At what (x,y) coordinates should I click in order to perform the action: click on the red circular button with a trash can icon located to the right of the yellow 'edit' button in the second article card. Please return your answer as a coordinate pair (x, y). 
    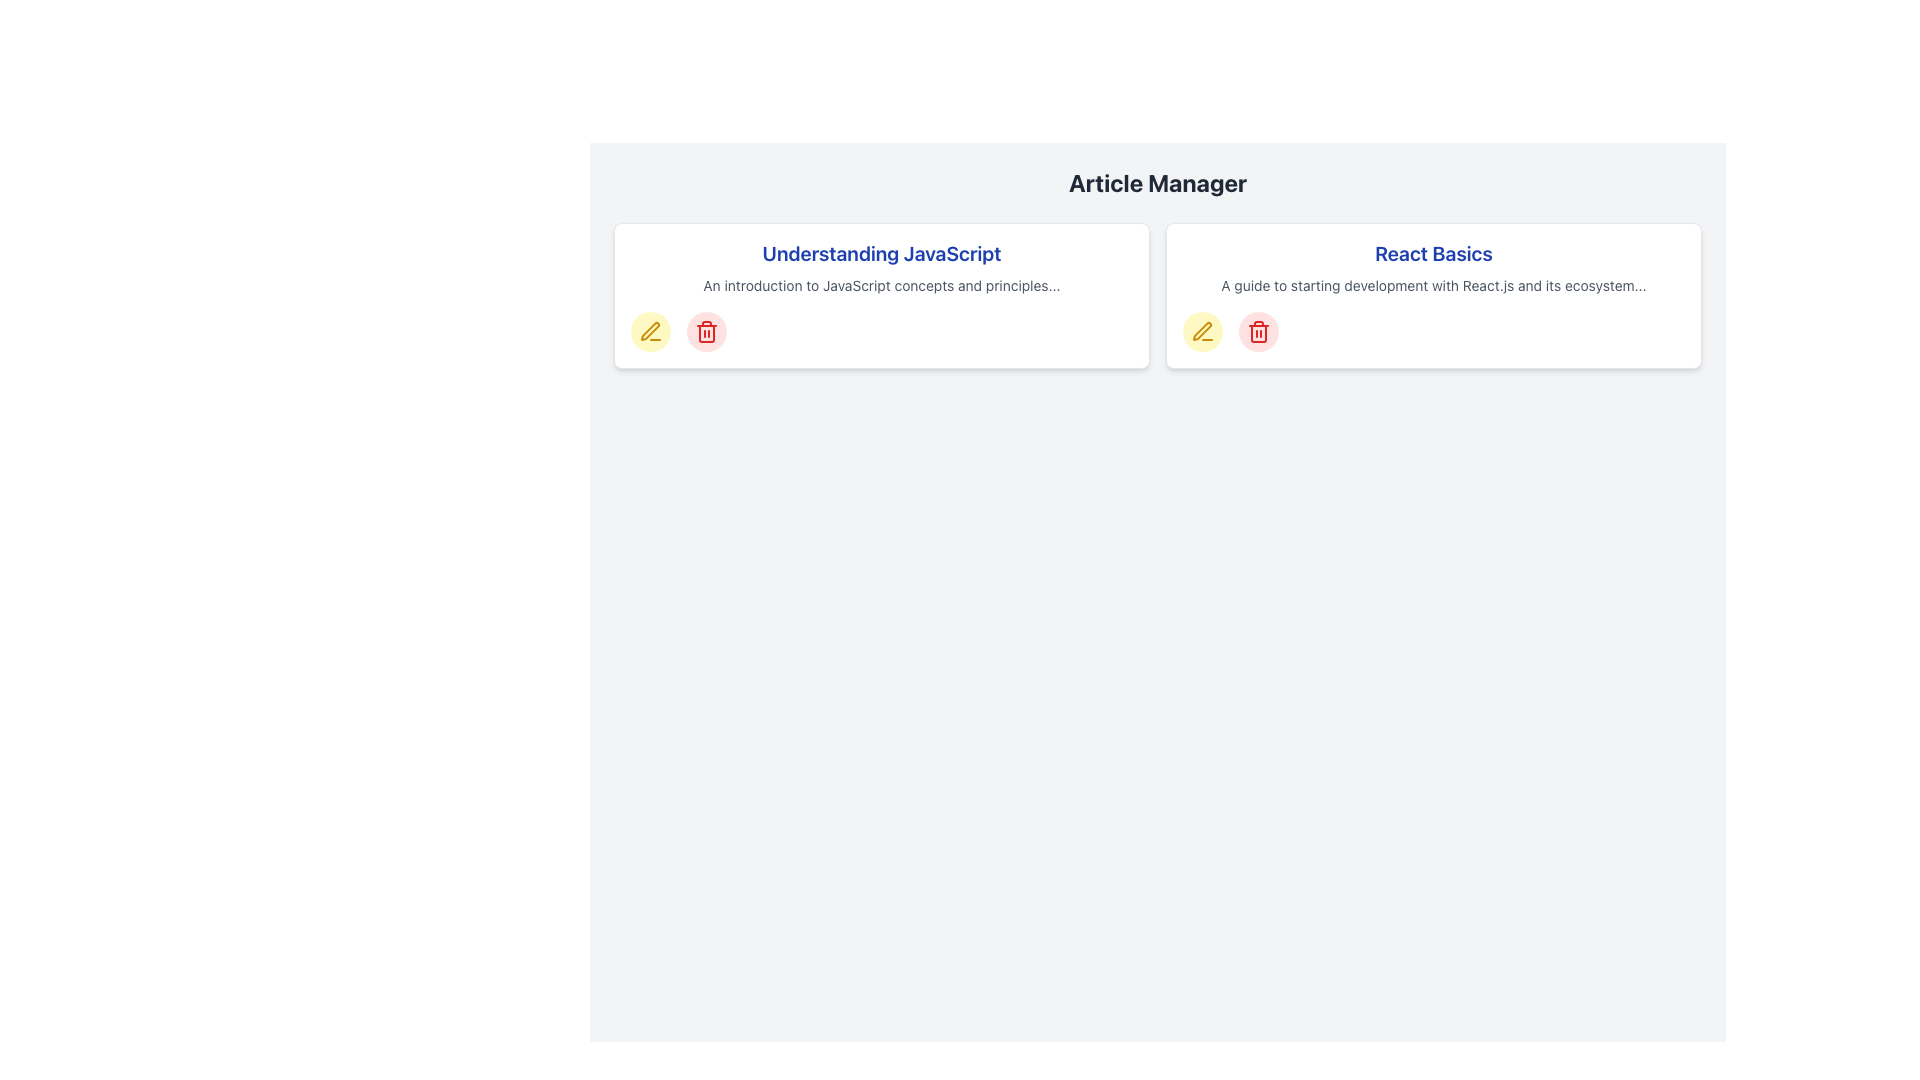
    Looking at the image, I should click on (1257, 330).